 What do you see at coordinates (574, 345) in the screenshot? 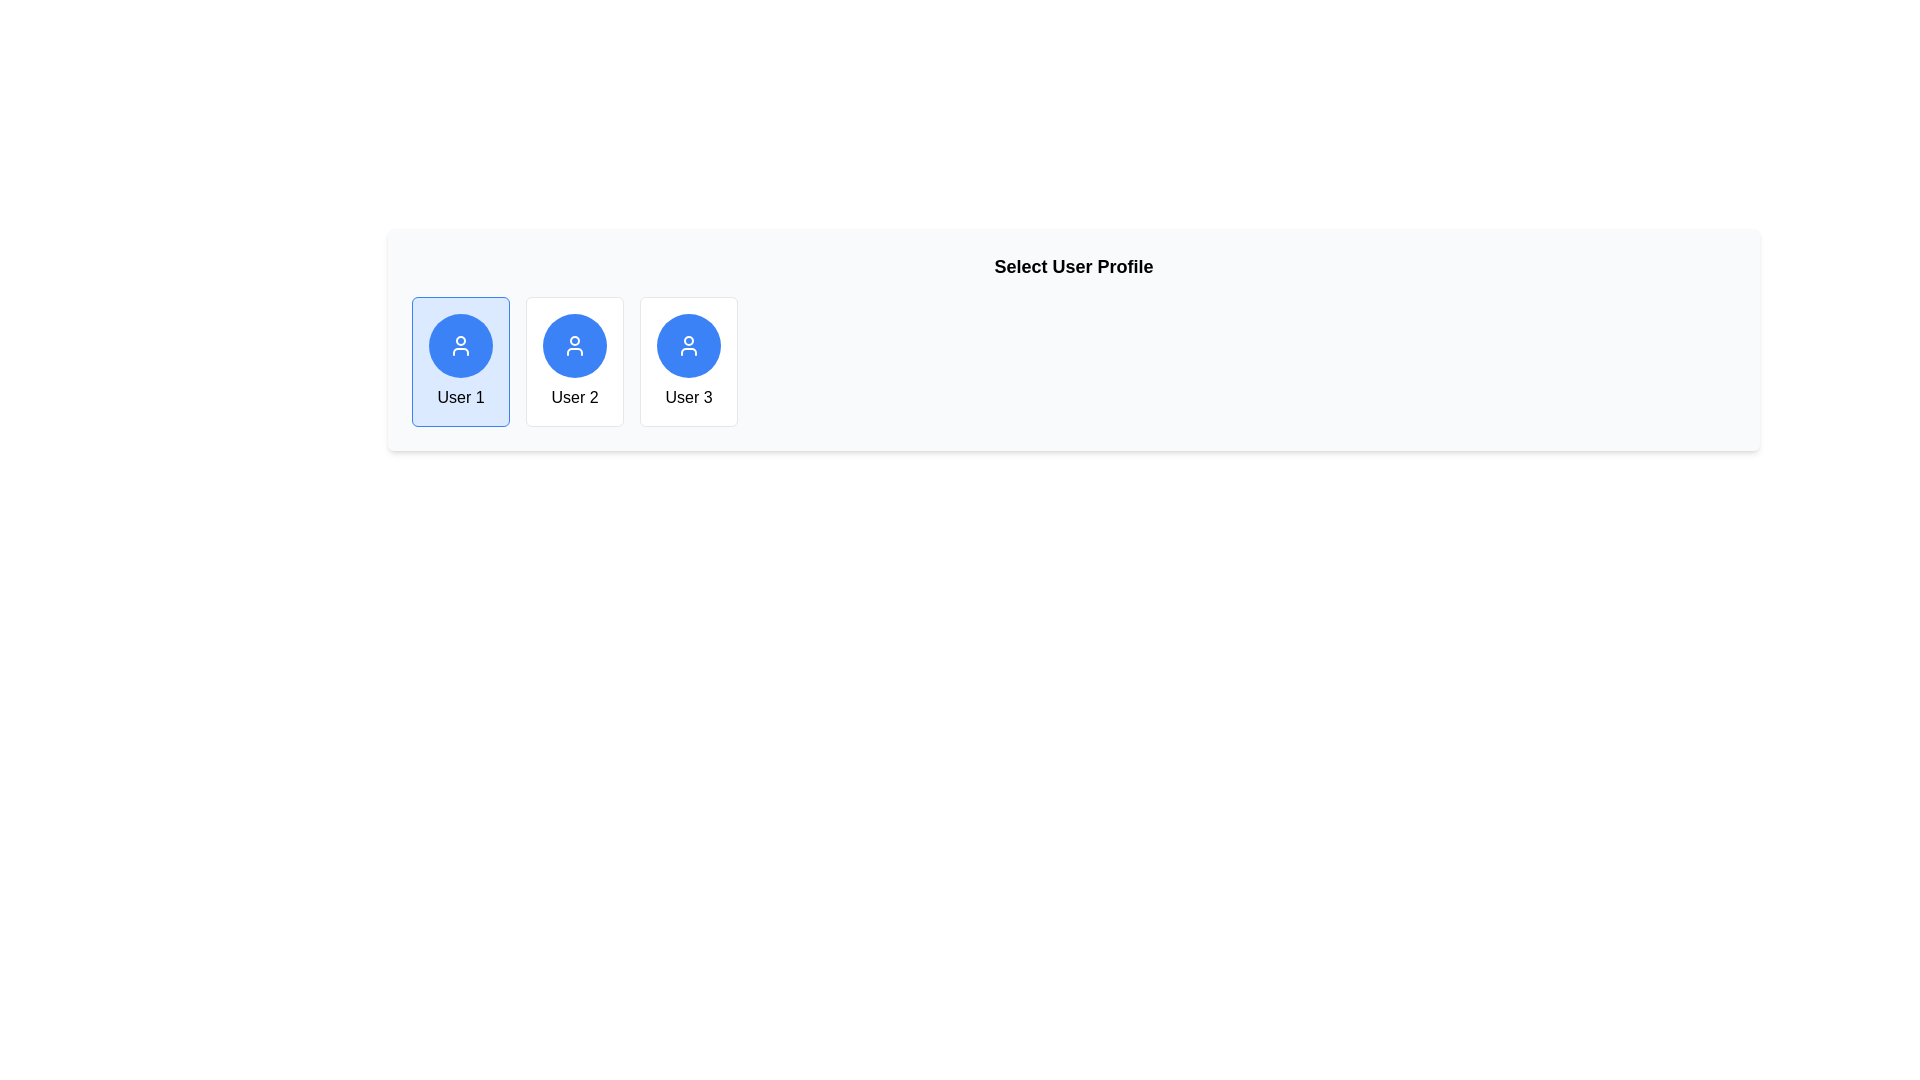
I see `the user profile button that represents 'User 2'` at bounding box center [574, 345].